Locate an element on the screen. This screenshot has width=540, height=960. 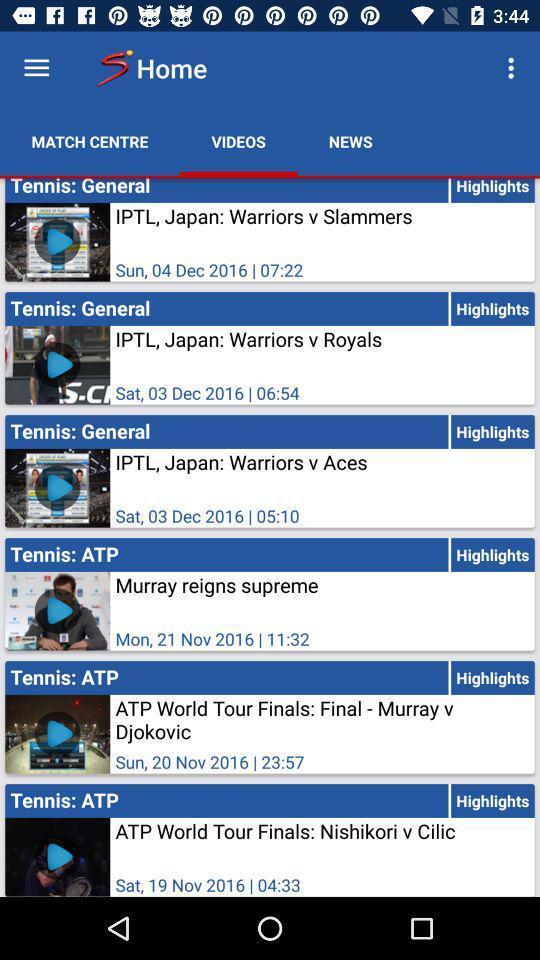
app to the right of the news app is located at coordinates (513, 68).